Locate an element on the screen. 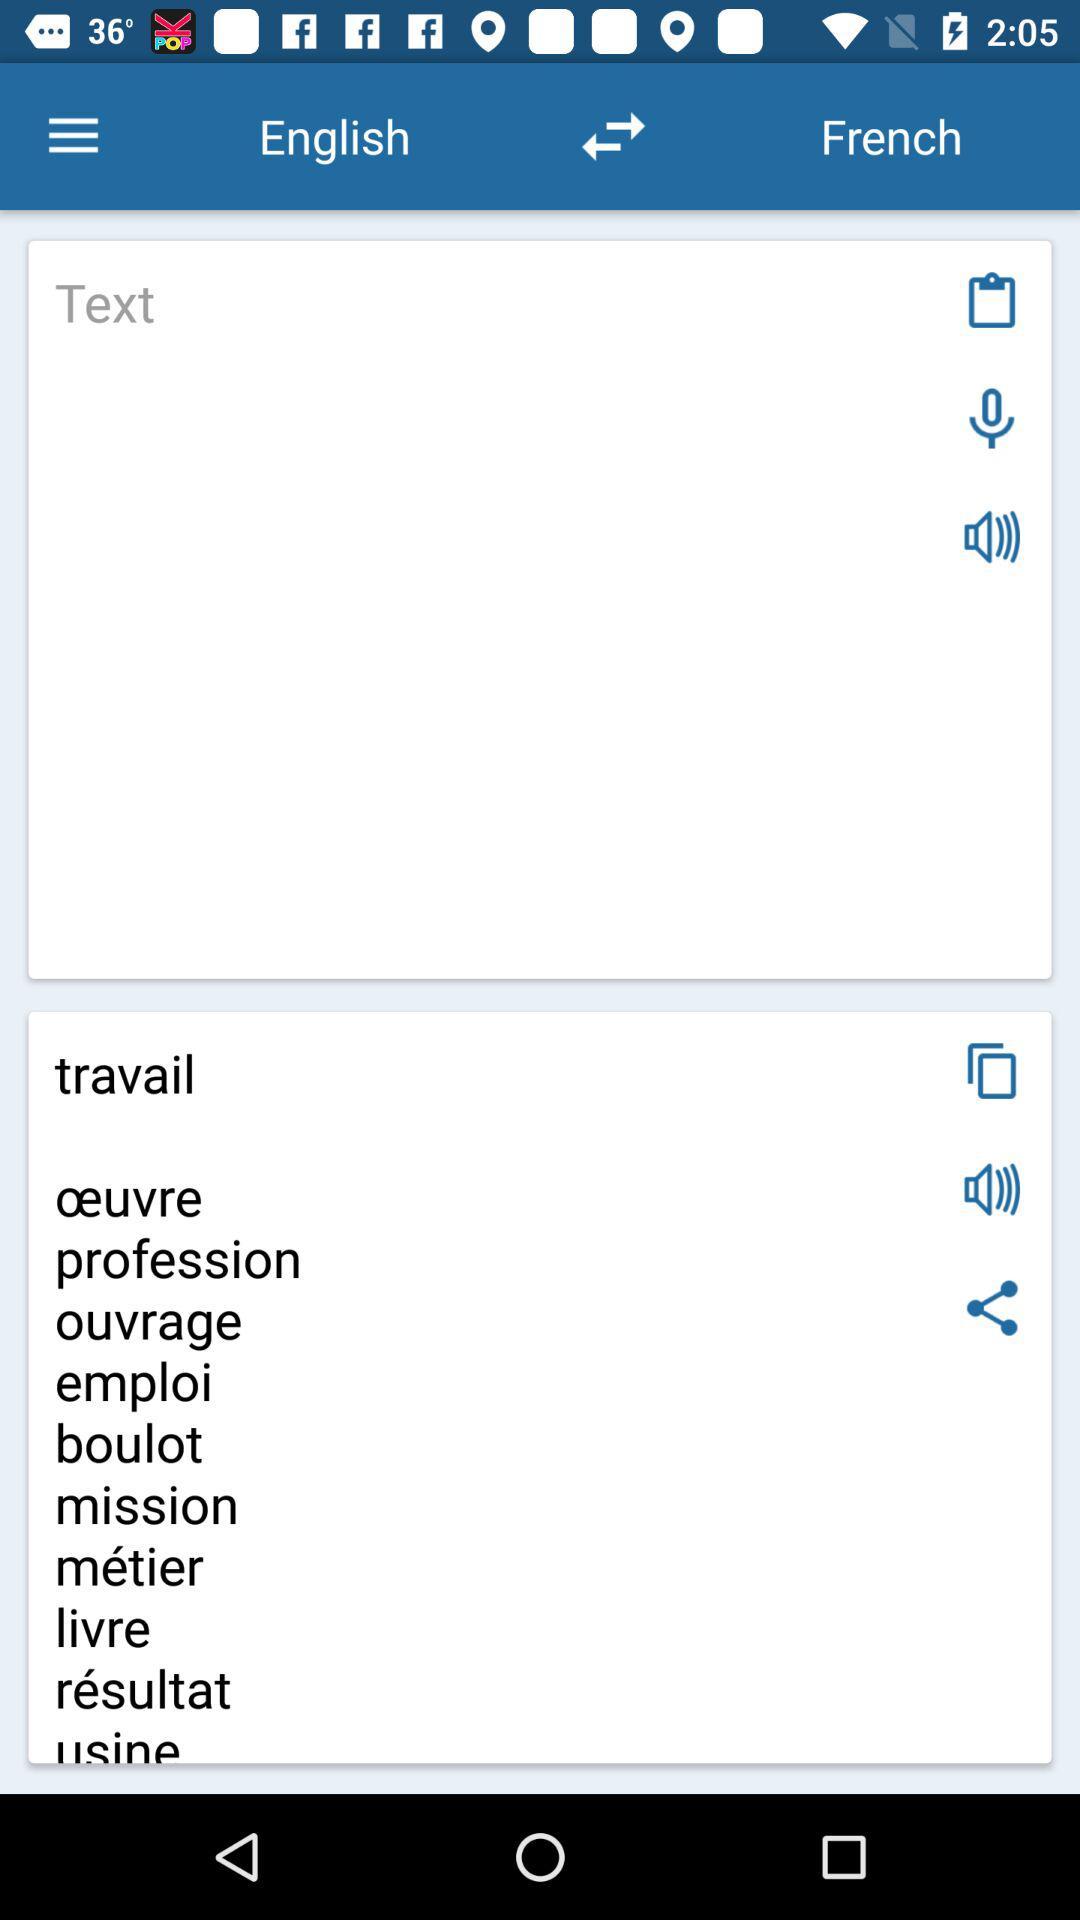 Image resolution: width=1080 pixels, height=1920 pixels. icon next to the english item is located at coordinates (72, 135).